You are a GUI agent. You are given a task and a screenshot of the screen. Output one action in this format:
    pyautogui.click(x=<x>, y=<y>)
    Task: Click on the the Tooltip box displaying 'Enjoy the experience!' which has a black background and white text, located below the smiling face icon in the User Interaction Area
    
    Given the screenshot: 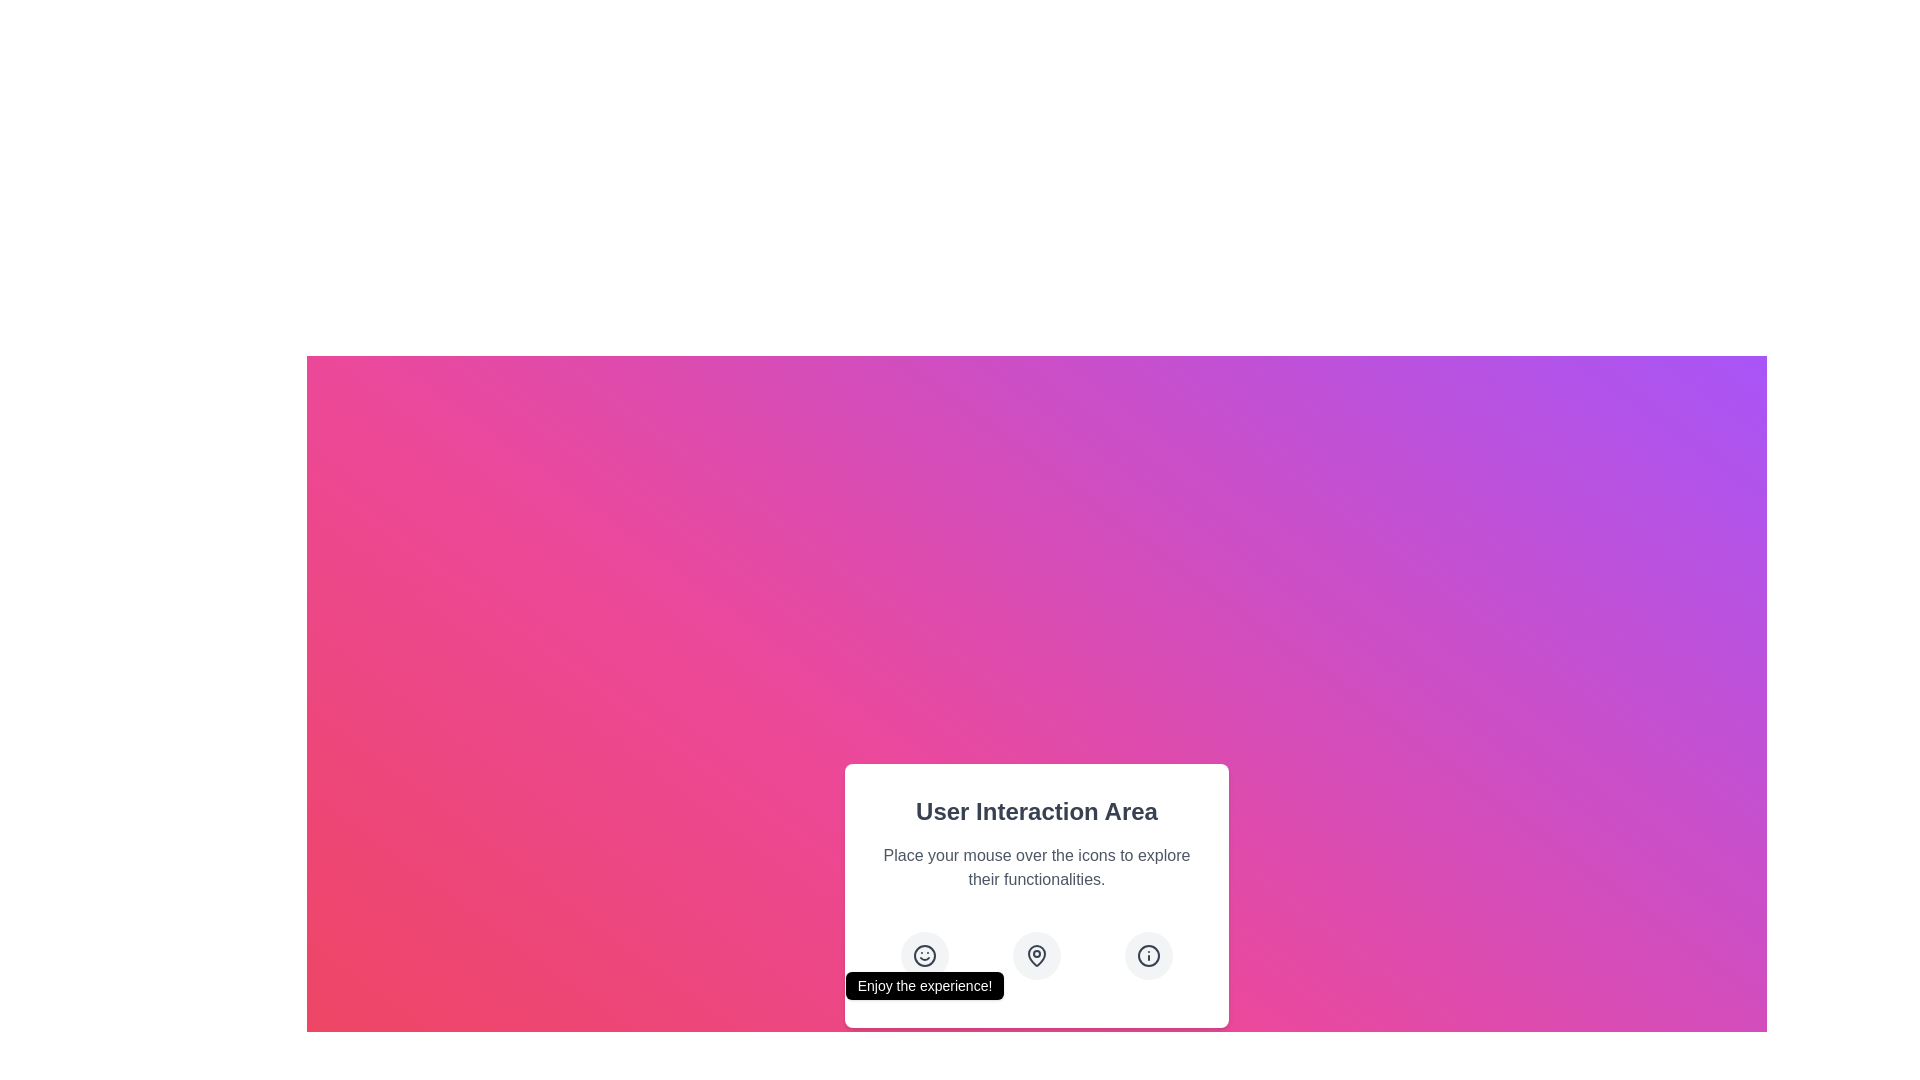 What is the action you would take?
    pyautogui.click(x=924, y=985)
    